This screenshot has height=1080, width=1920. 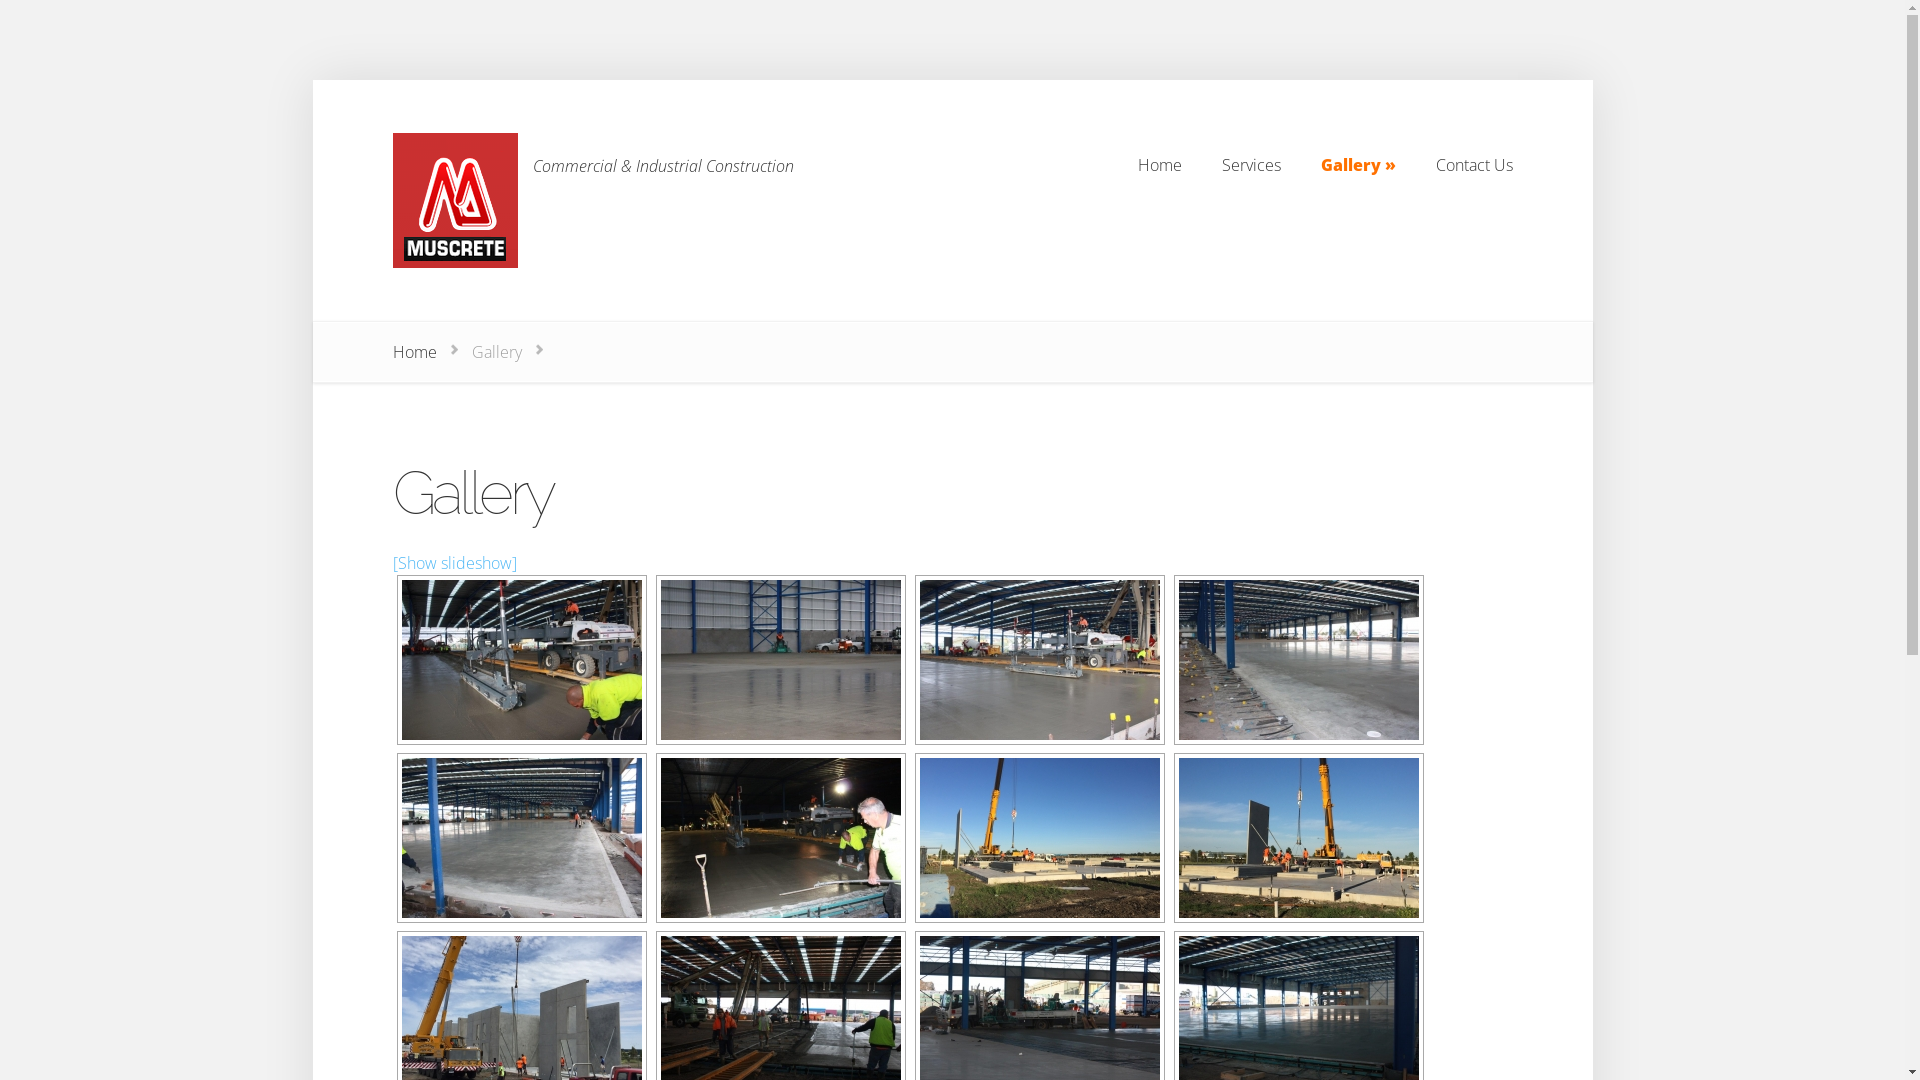 I want to click on 'Muscrete Jobs 041', so click(x=521, y=659).